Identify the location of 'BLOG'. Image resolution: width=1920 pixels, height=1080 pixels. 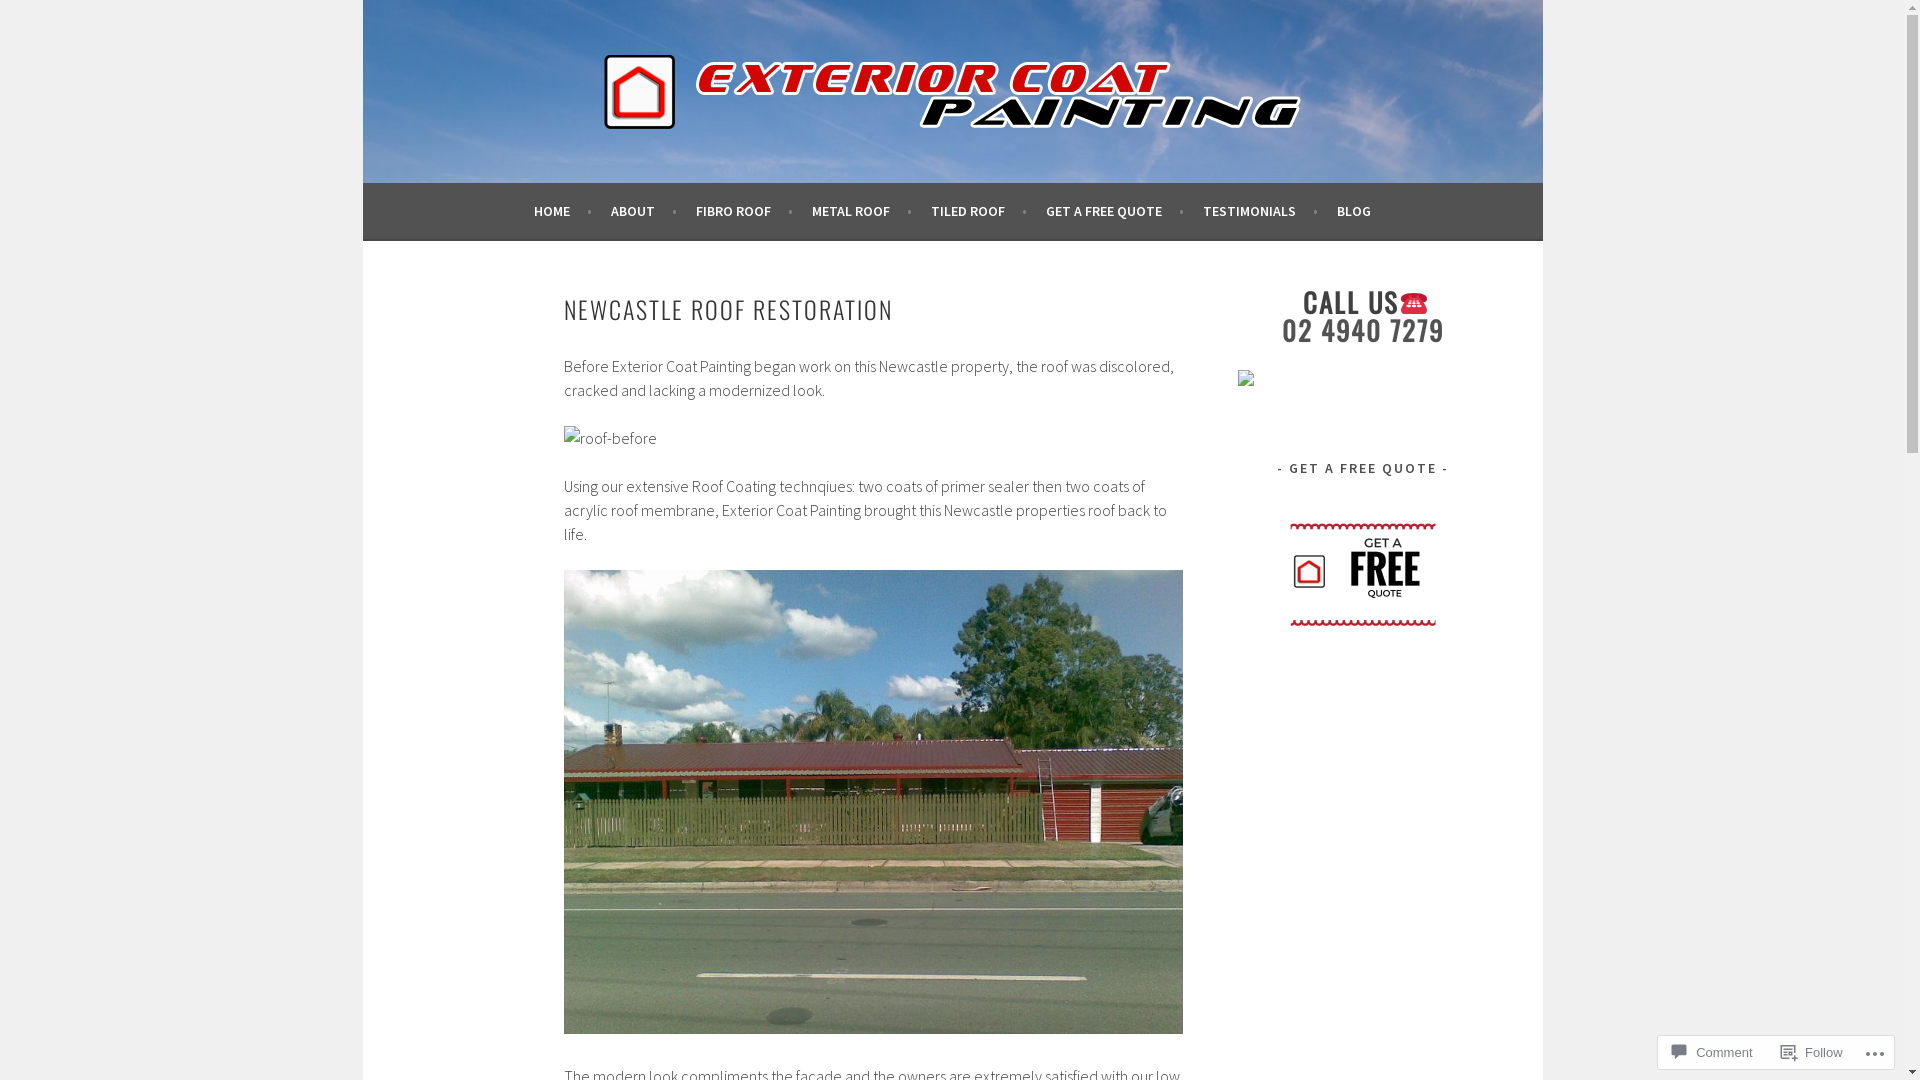
(1353, 211).